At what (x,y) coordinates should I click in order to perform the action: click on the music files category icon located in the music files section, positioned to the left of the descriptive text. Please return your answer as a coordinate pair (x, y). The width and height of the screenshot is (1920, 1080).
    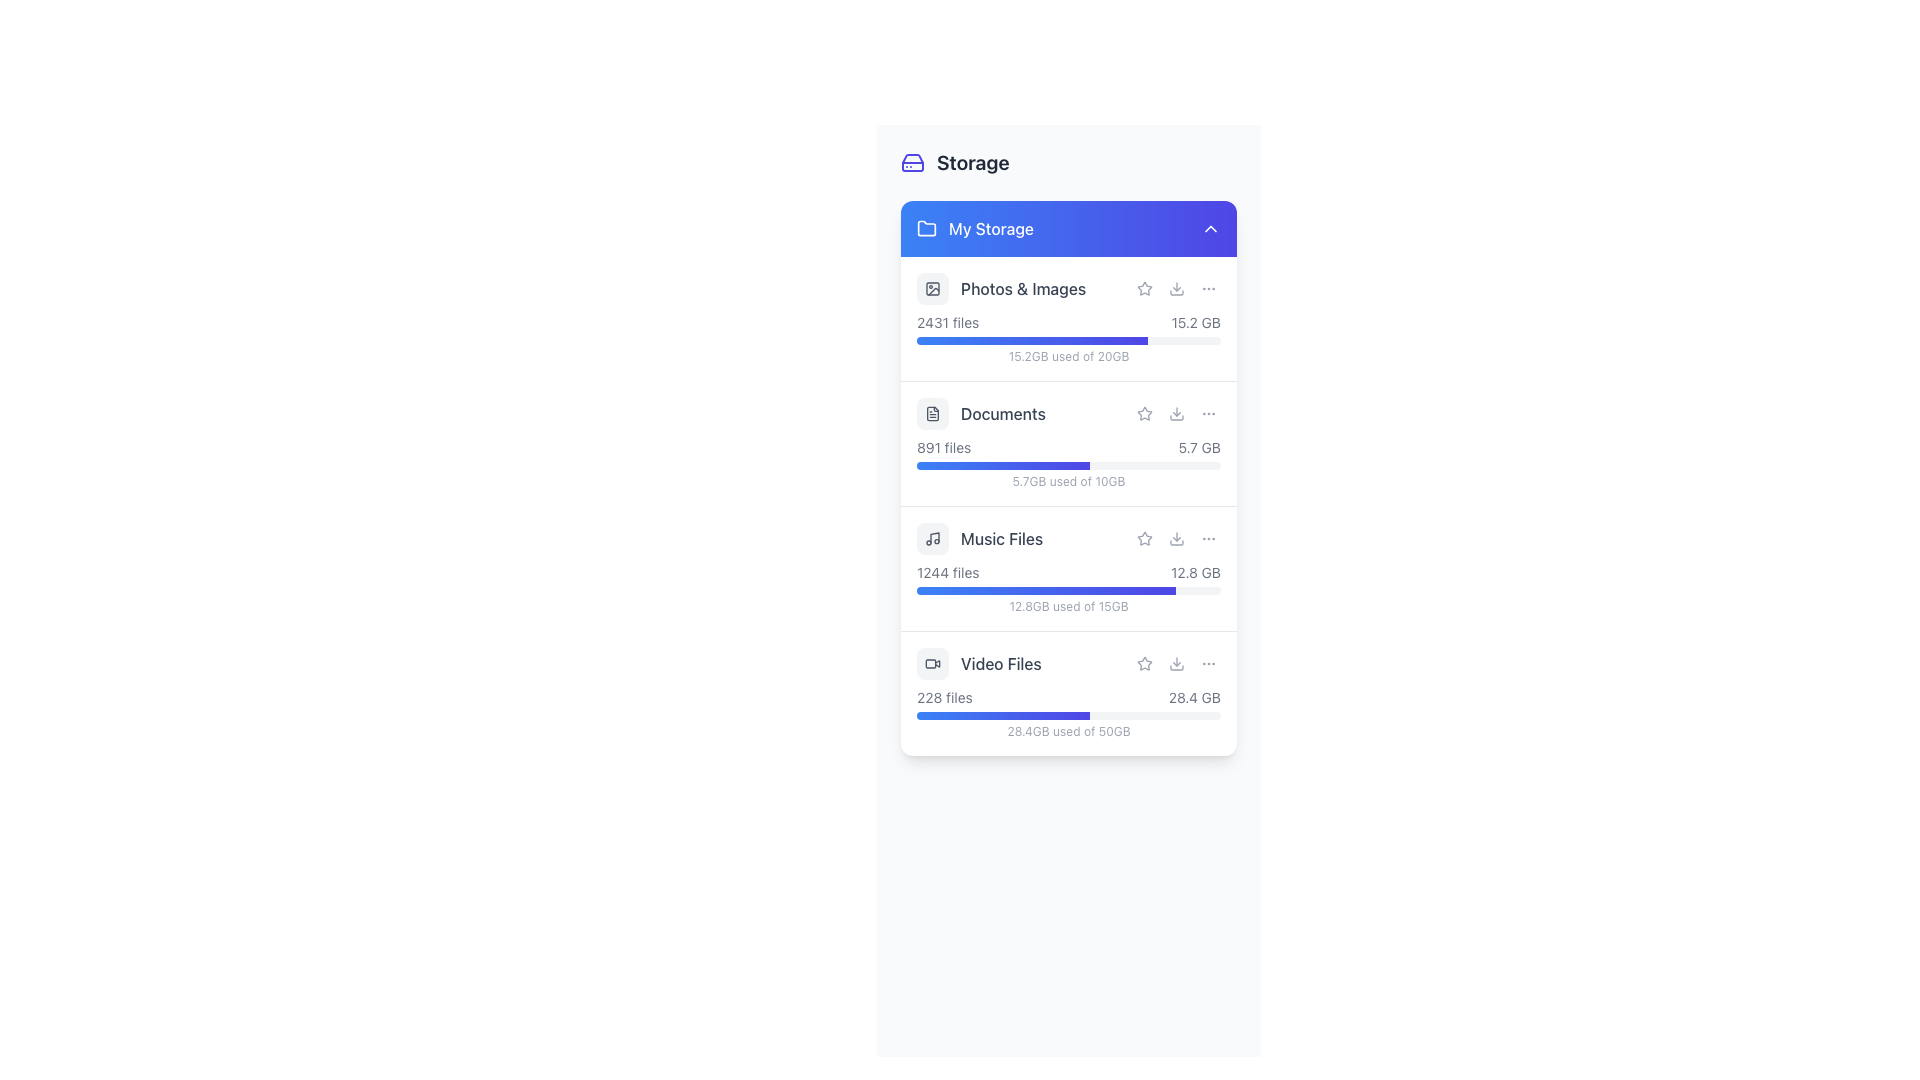
    Looking at the image, I should click on (931, 538).